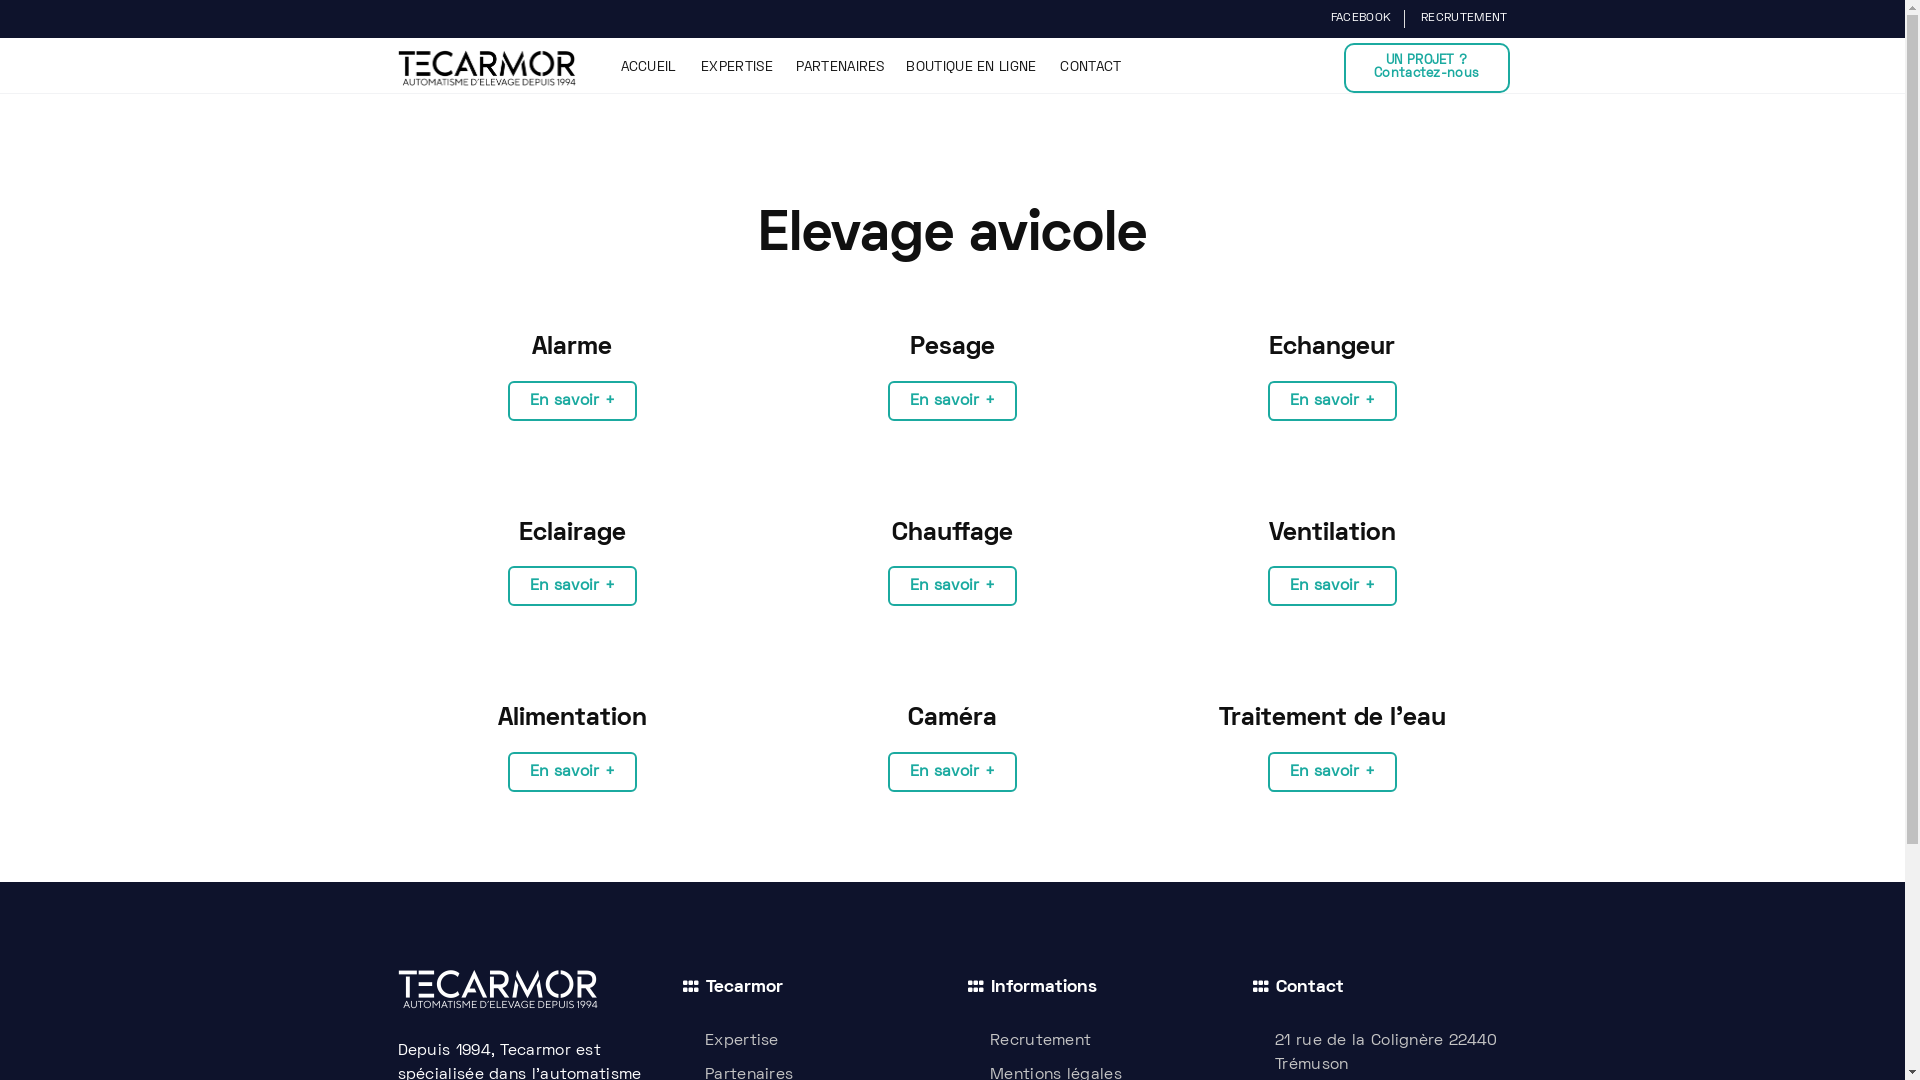 Image resolution: width=1920 pixels, height=1080 pixels. What do you see at coordinates (840, 66) in the screenshot?
I see `'PARTENAIRES'` at bounding box center [840, 66].